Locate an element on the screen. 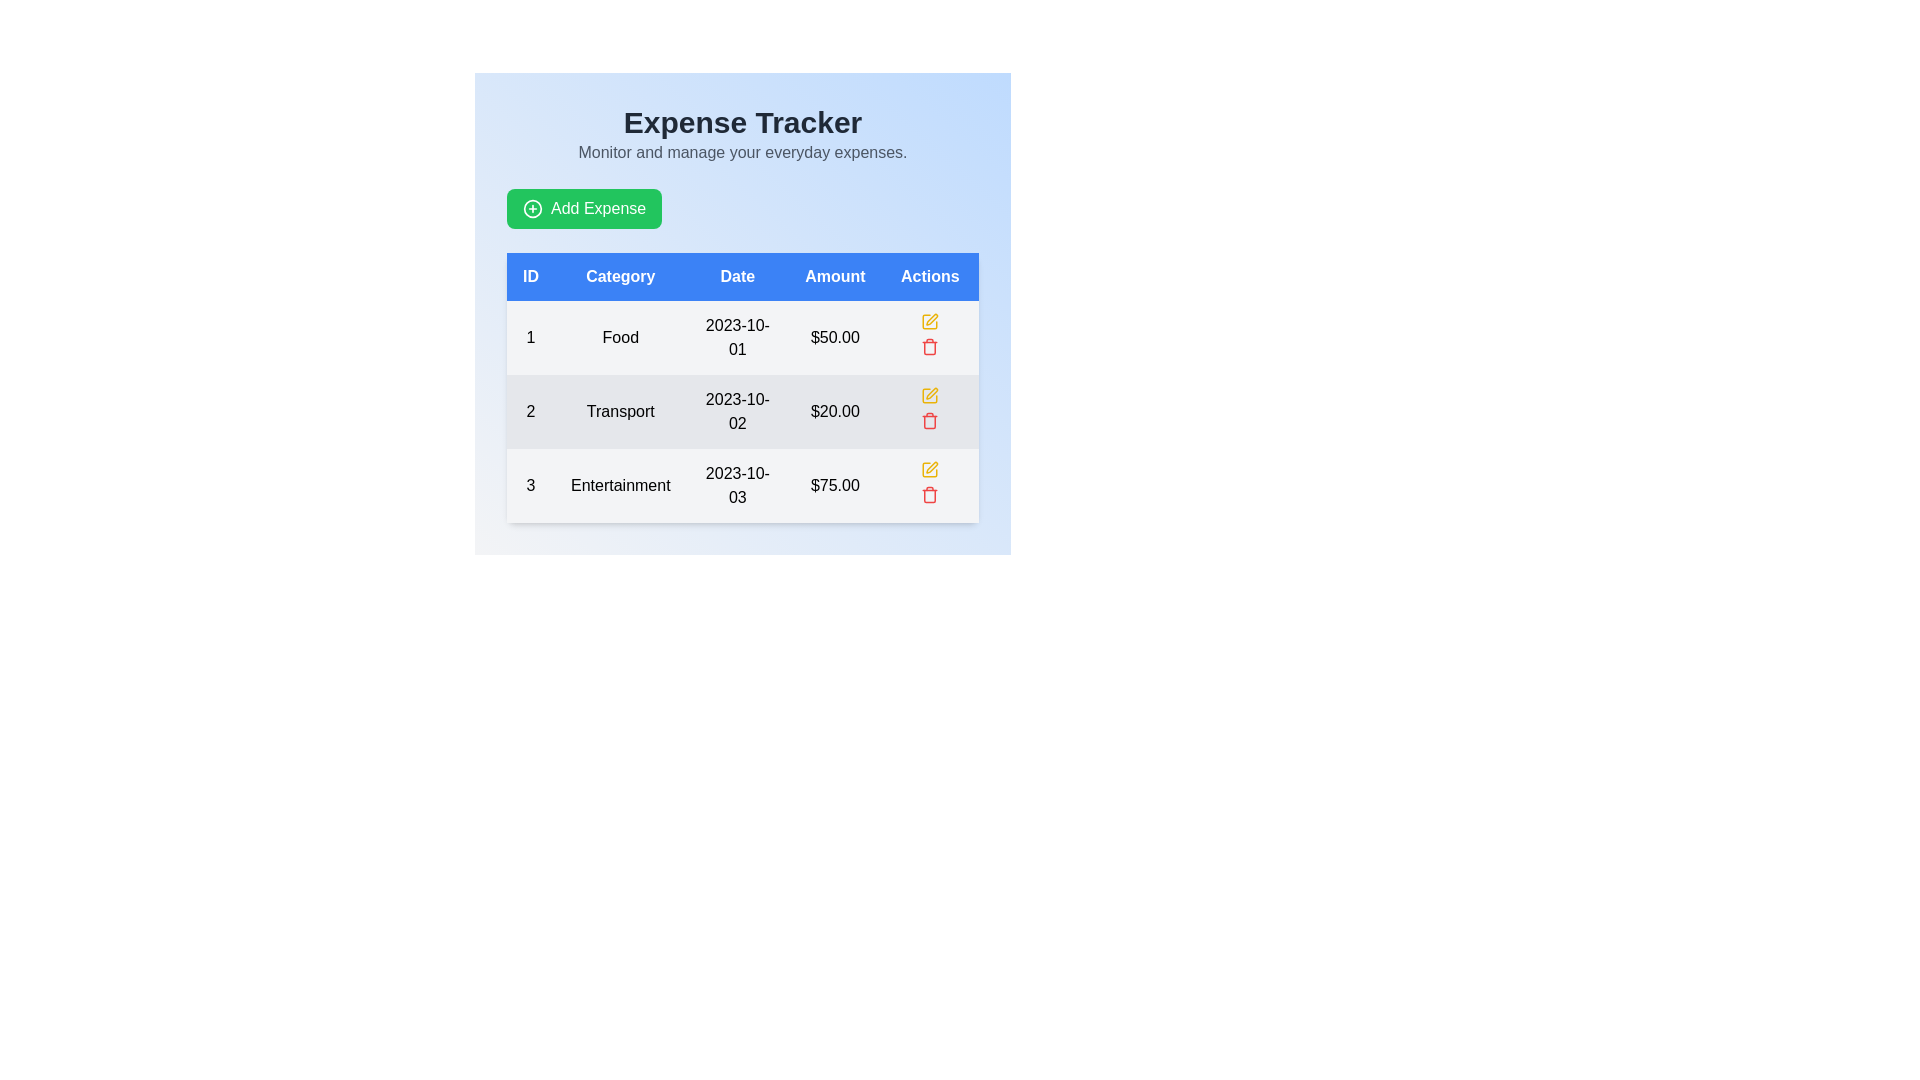 The width and height of the screenshot is (1920, 1080). the text label 'ID' which is a white text centered in a blue-shaded box, positioned as the first column header in a horizontally arranged header row is located at coordinates (531, 277).